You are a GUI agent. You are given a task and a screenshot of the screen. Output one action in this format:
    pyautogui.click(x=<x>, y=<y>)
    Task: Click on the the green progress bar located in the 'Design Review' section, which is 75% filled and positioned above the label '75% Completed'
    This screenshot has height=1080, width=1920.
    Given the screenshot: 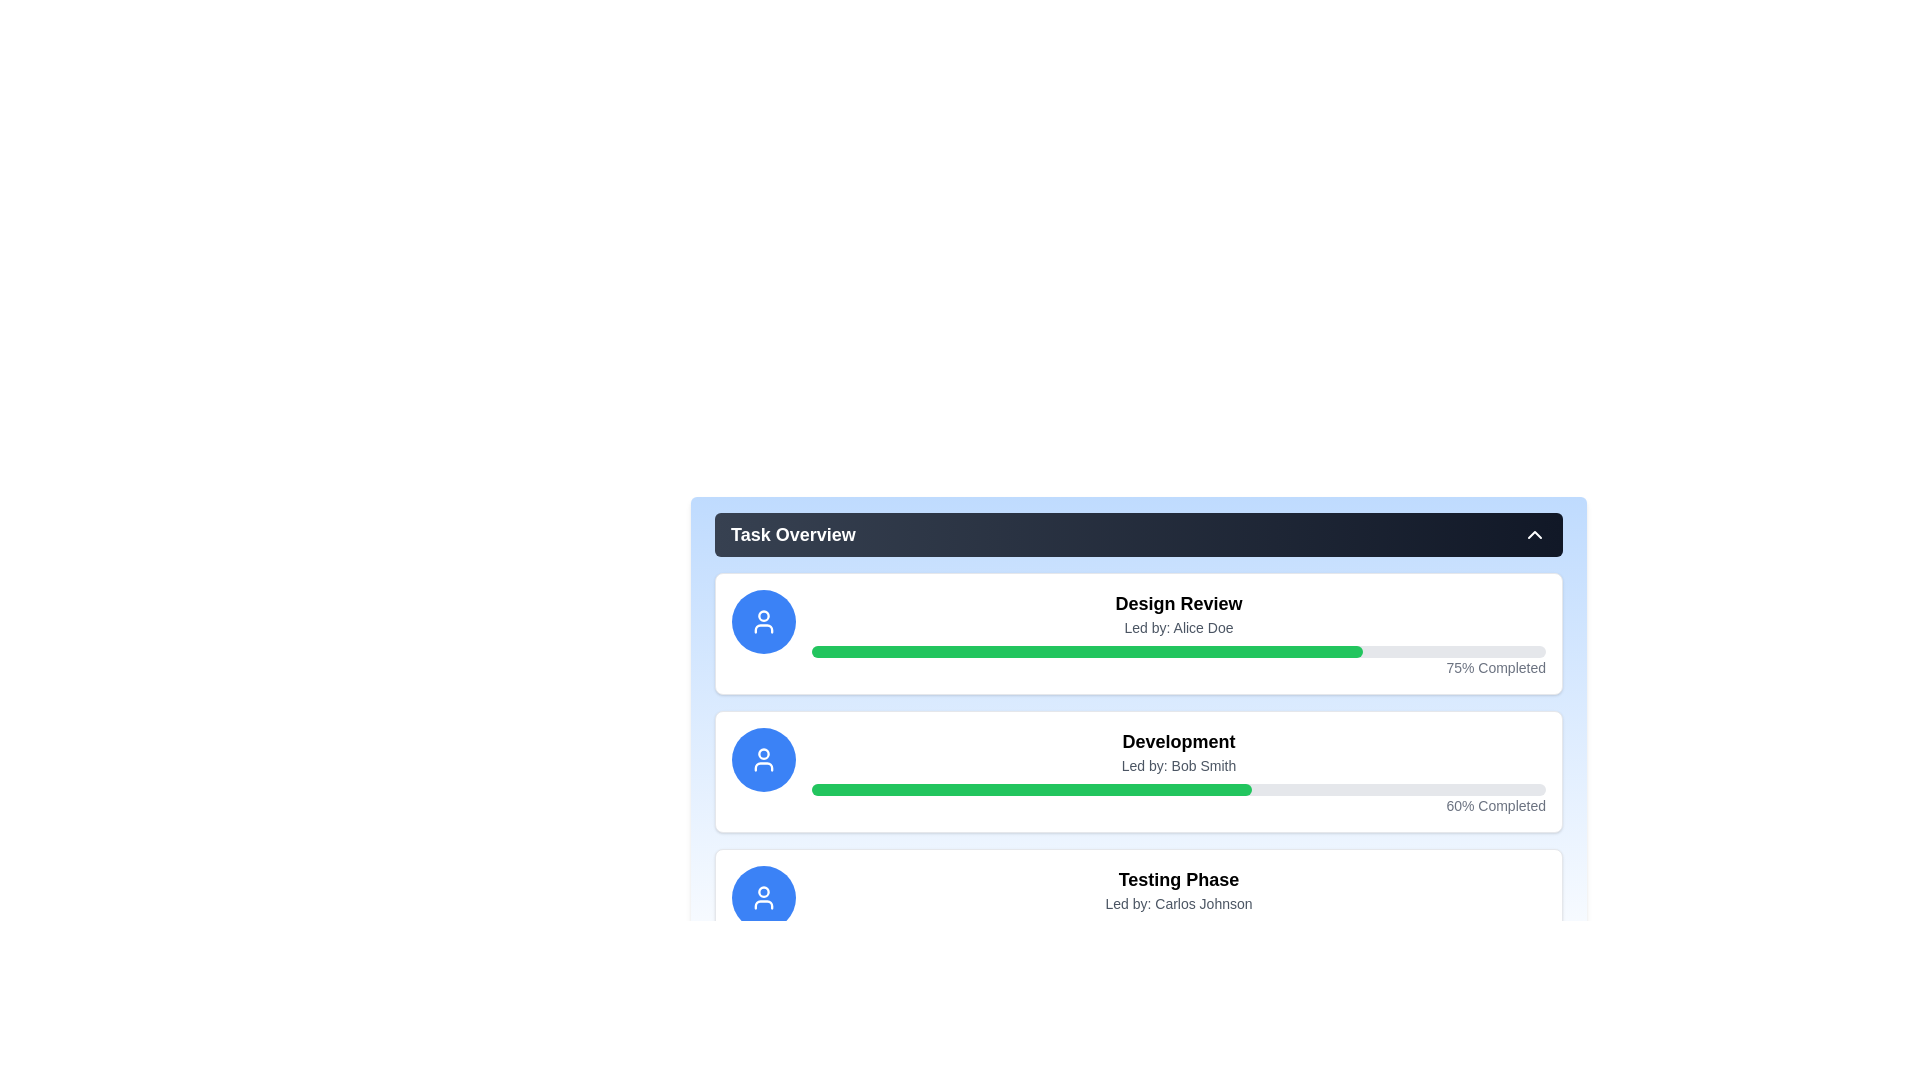 What is the action you would take?
    pyautogui.click(x=1086, y=651)
    